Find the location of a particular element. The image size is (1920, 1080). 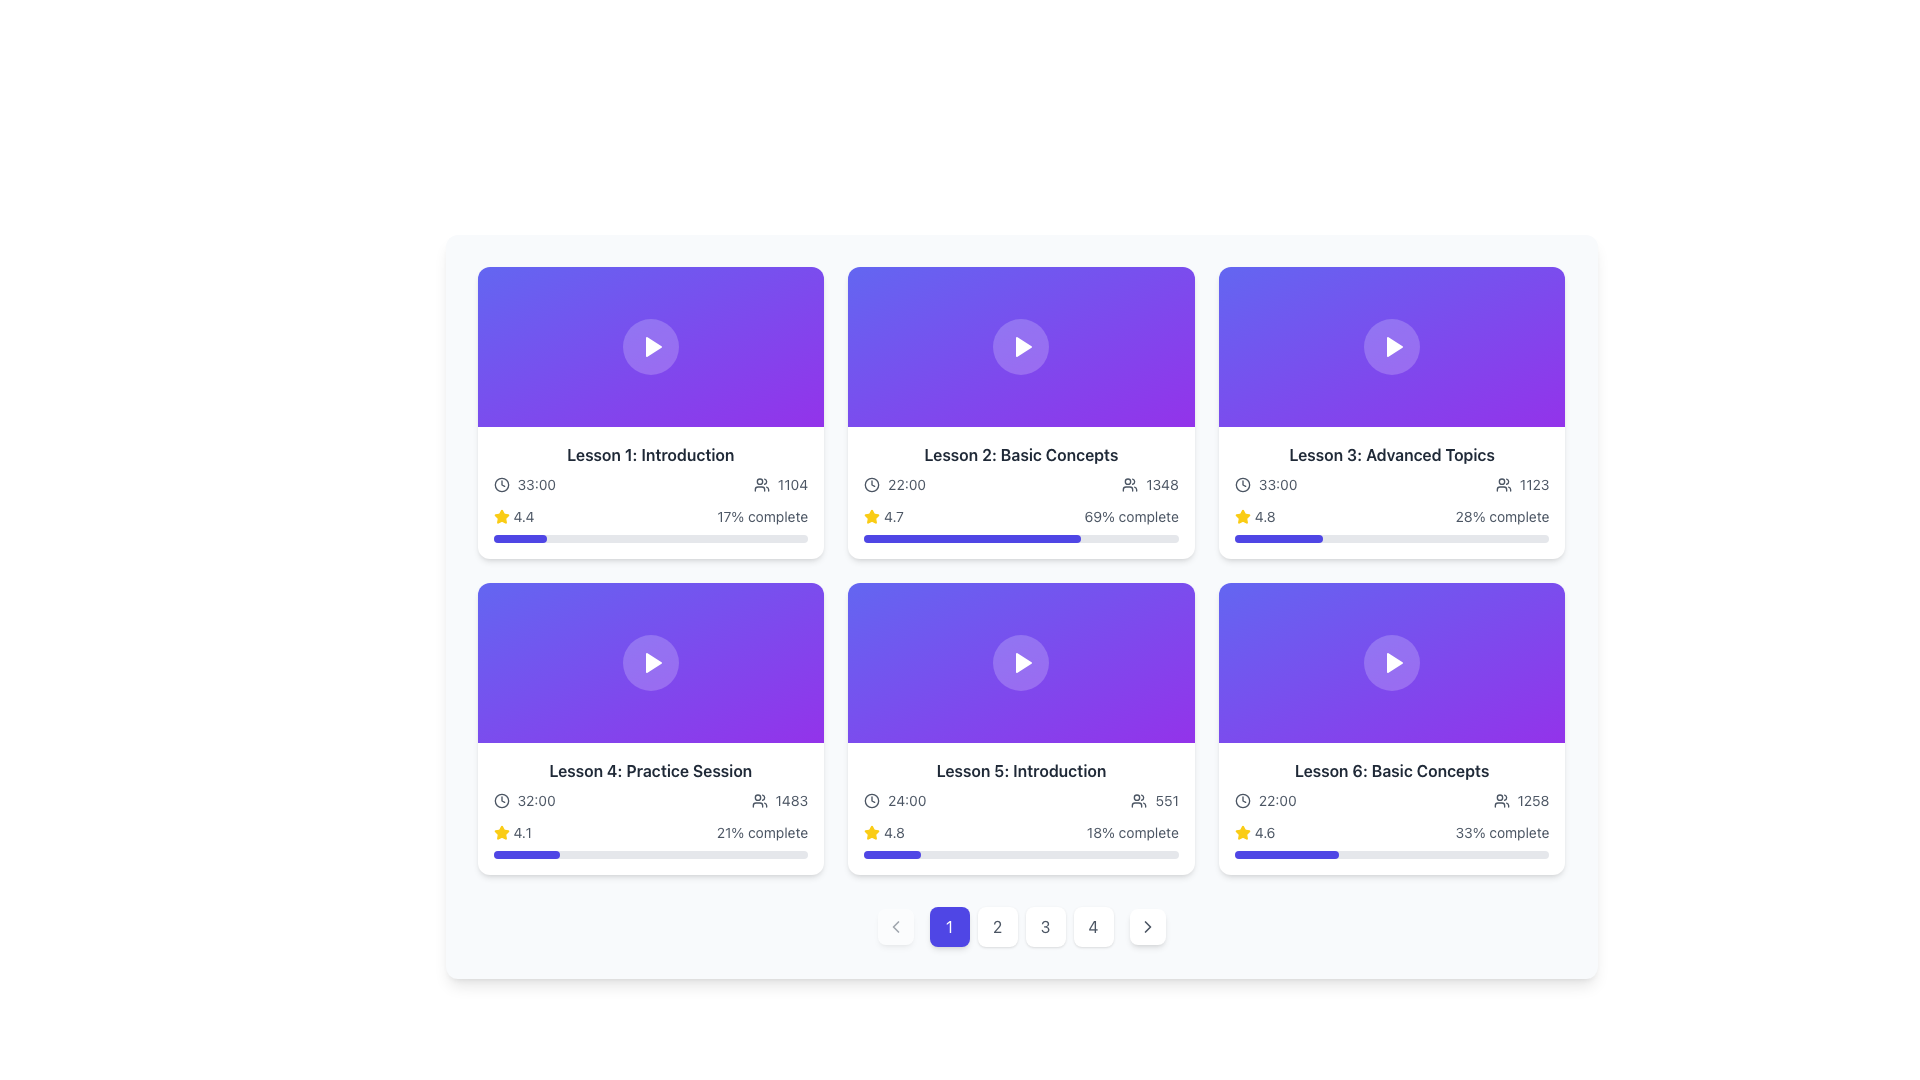

the rating value displayed as '4.8' in gray color, located in the card for 'Lesson 5: Introduction', near the star rating indicator is located at coordinates (1264, 515).